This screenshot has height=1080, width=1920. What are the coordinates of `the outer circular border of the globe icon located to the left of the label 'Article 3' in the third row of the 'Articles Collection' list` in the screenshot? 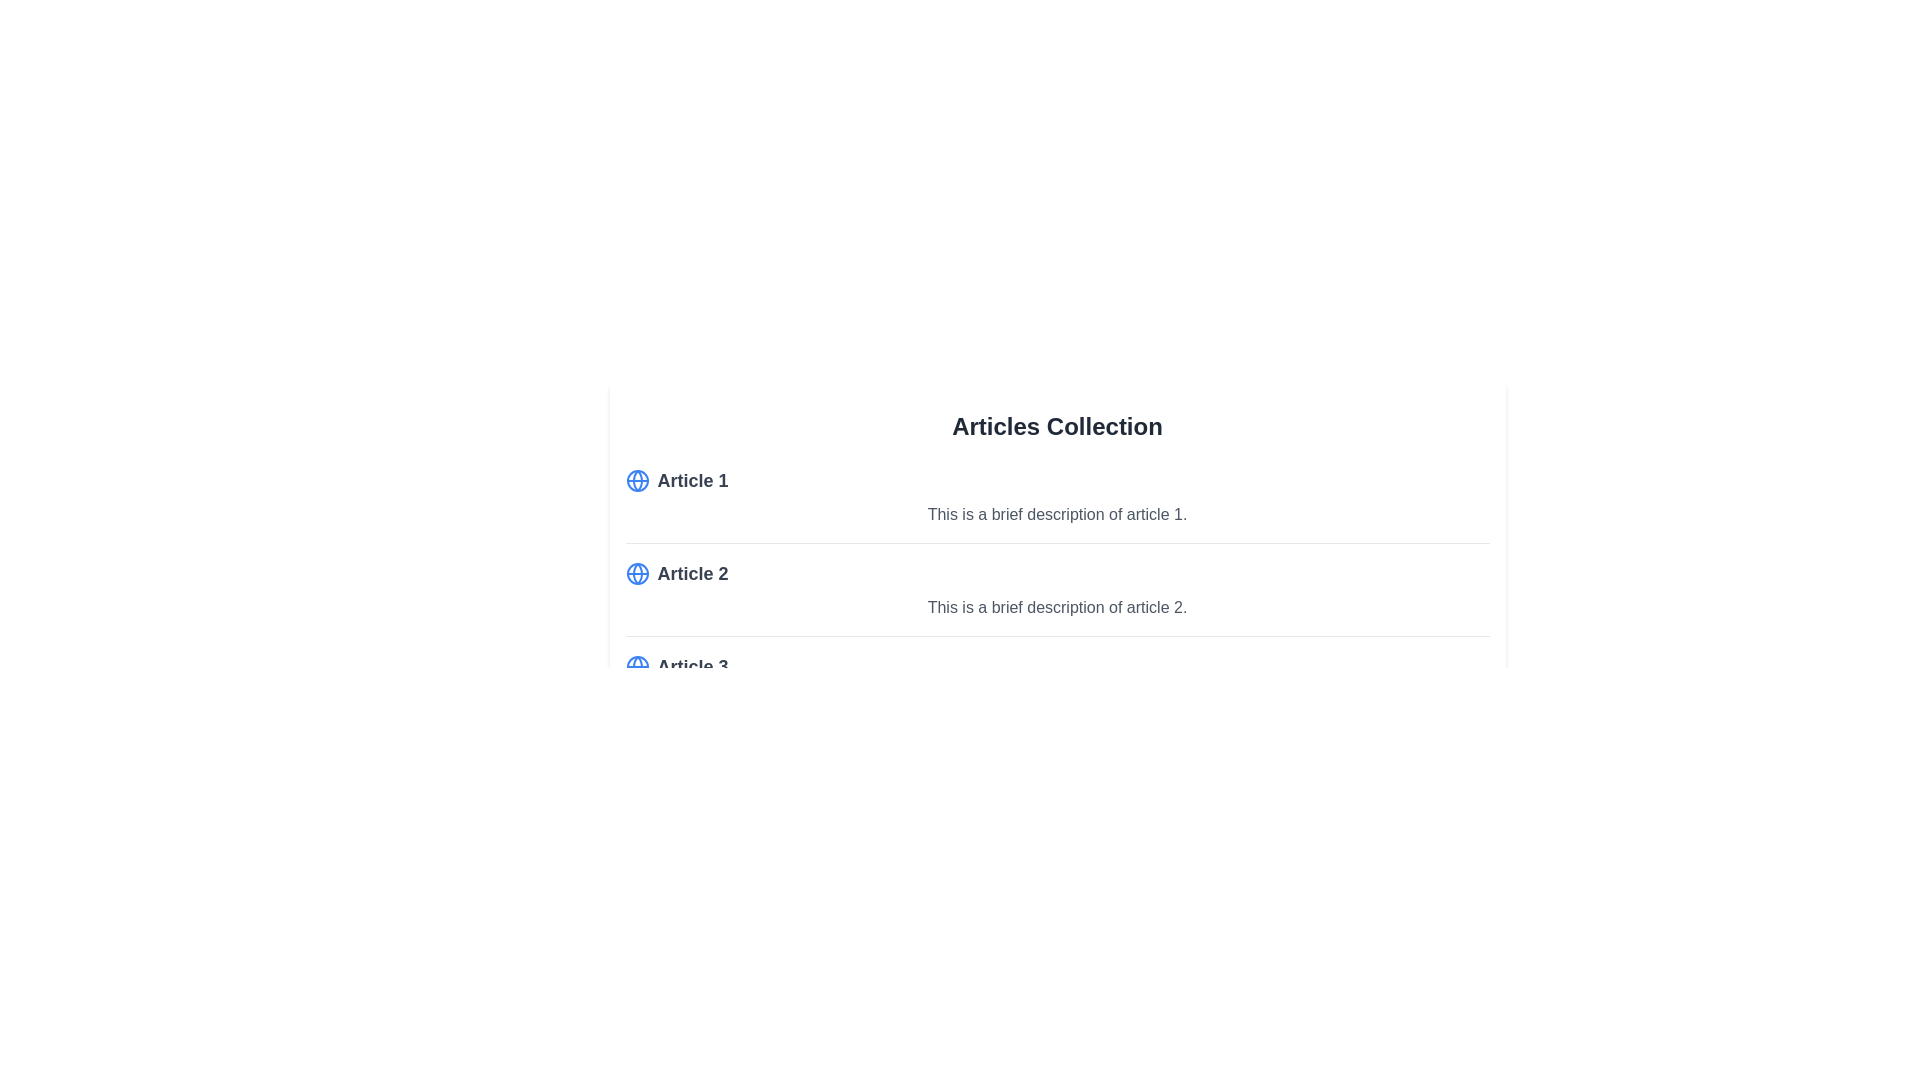 It's located at (636, 667).